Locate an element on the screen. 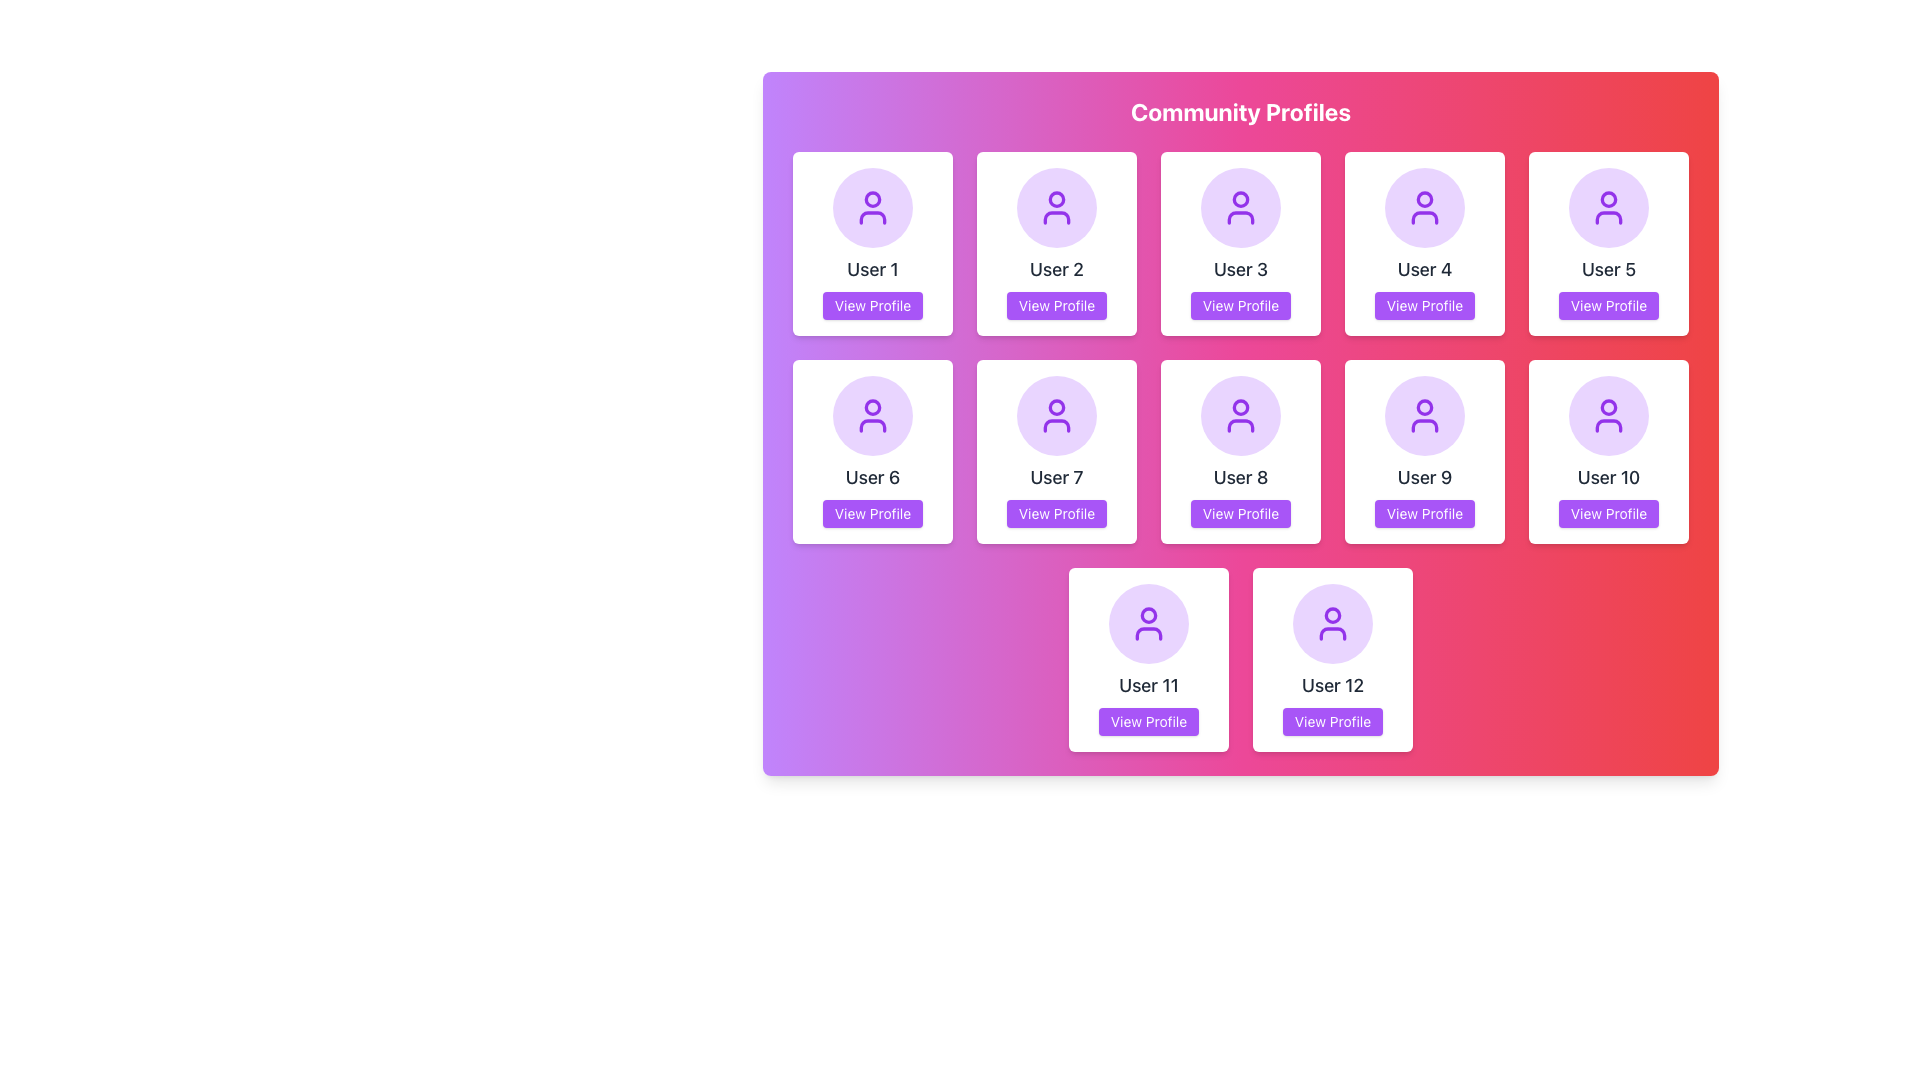 This screenshot has height=1080, width=1920. the text label displaying 'User 7', which is located in the third row and second column of the 'Community Profiles' grid, situated below an avatar icon and above the 'View Profile' button is located at coordinates (1055, 478).